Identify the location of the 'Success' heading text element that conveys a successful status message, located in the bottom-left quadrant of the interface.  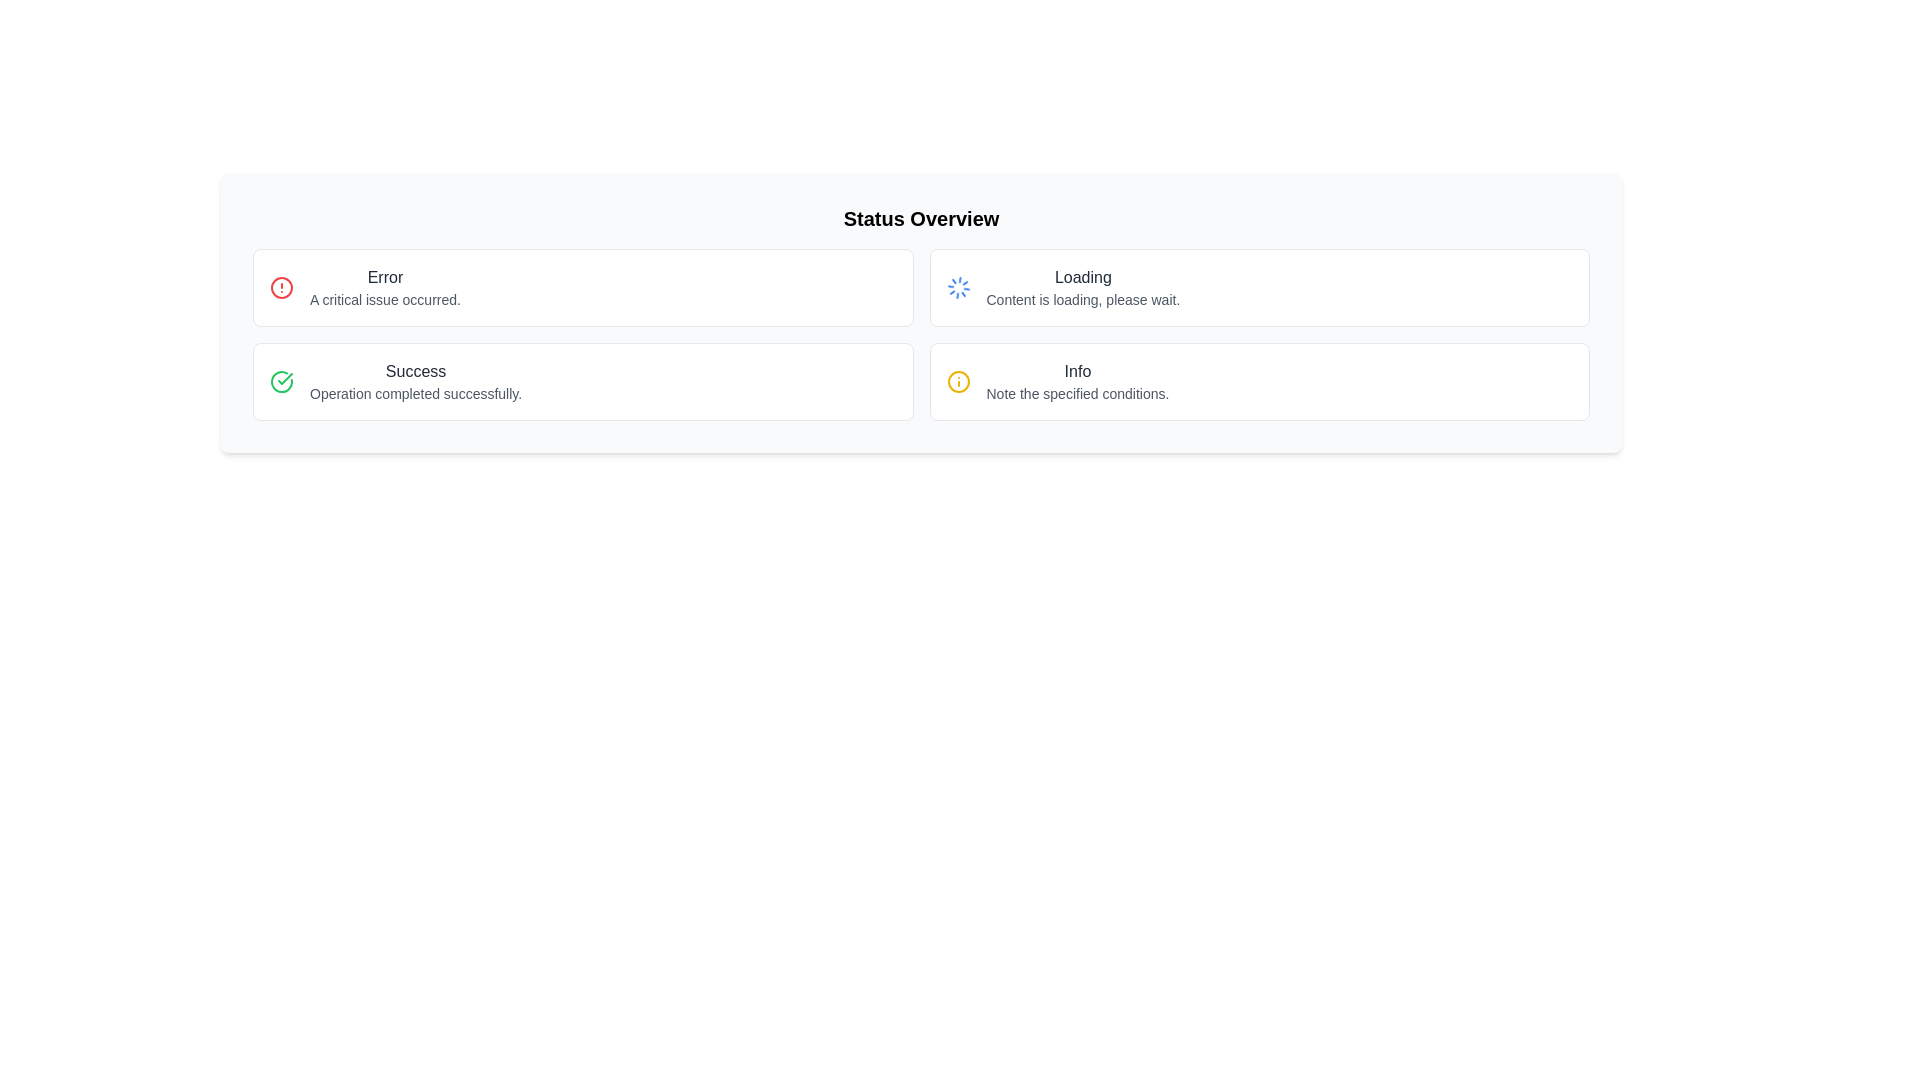
(415, 371).